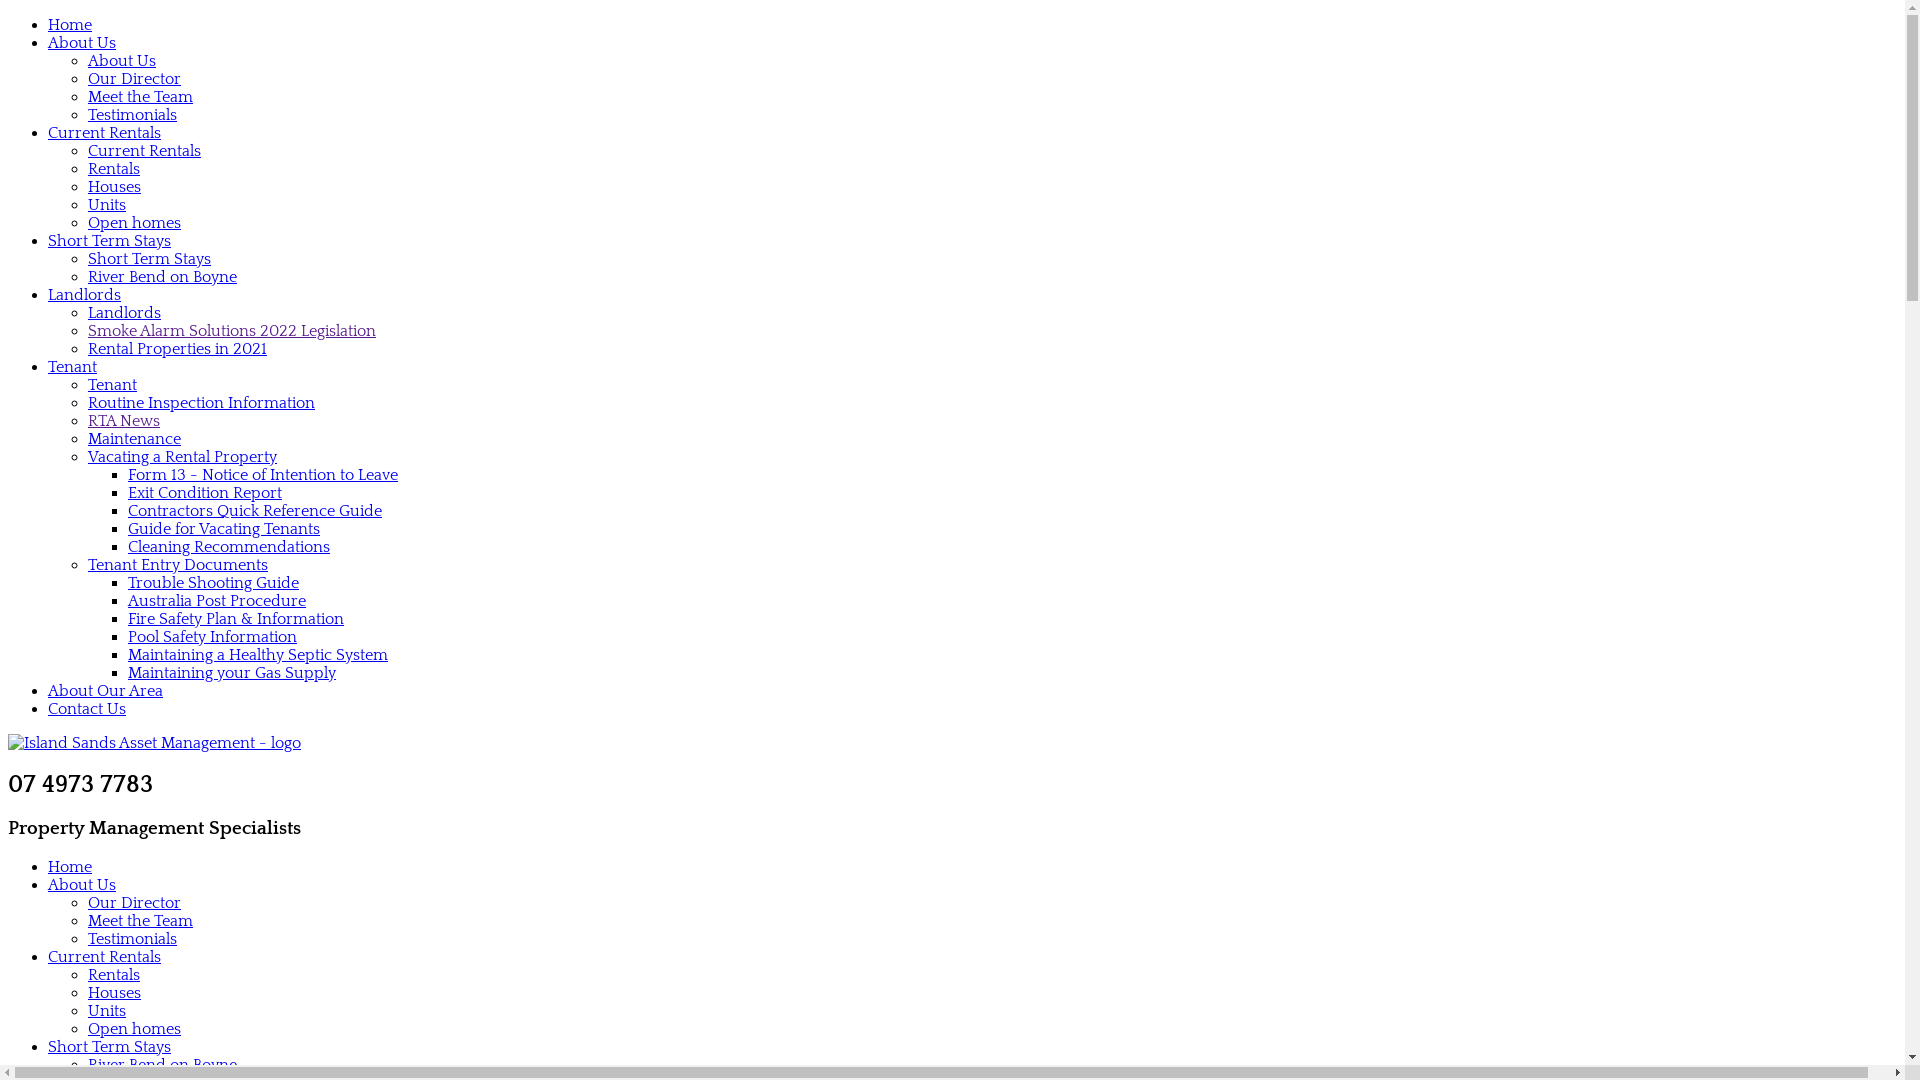  Describe the element at coordinates (229, 547) in the screenshot. I see `'Cleaning Recommendations'` at that location.